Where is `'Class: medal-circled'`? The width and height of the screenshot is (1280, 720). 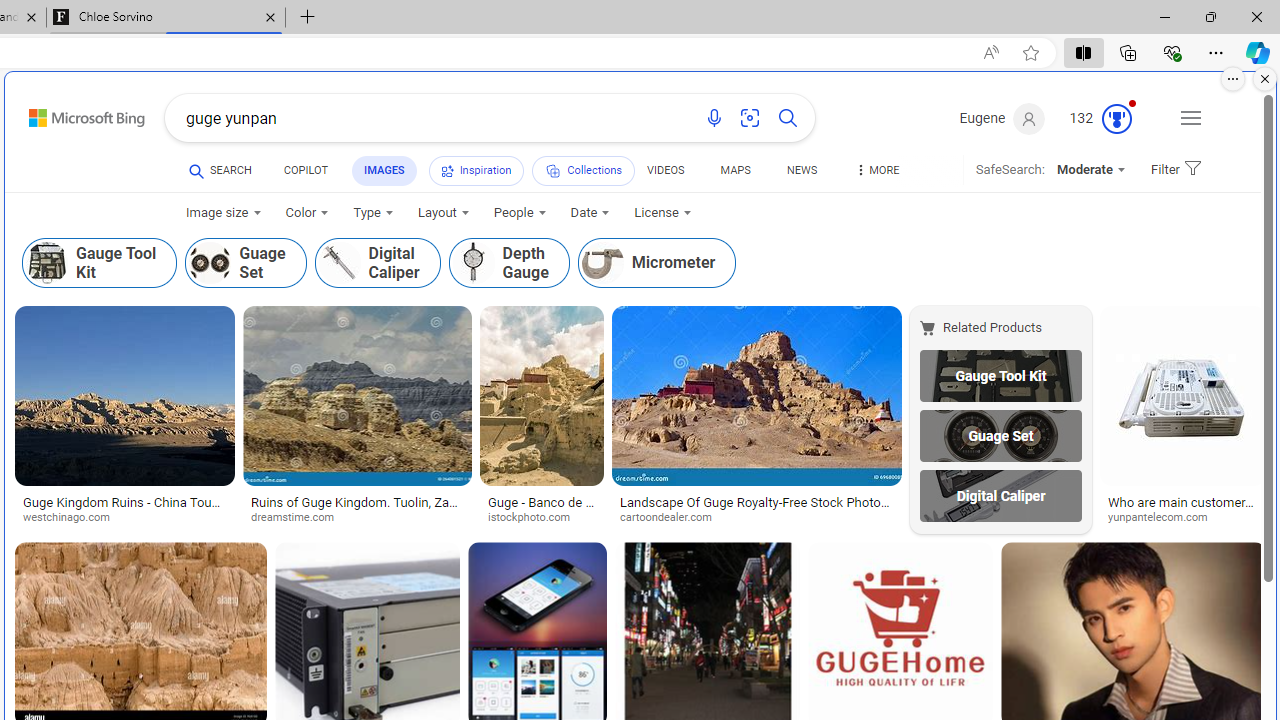 'Class: medal-circled' is located at coordinates (1115, 119).